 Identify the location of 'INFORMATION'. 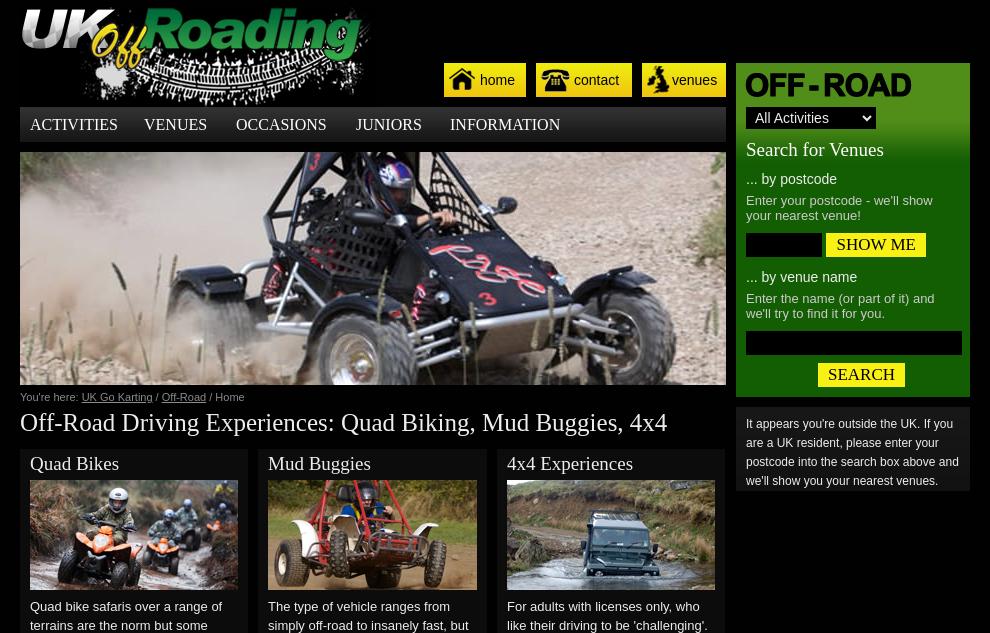
(503, 124).